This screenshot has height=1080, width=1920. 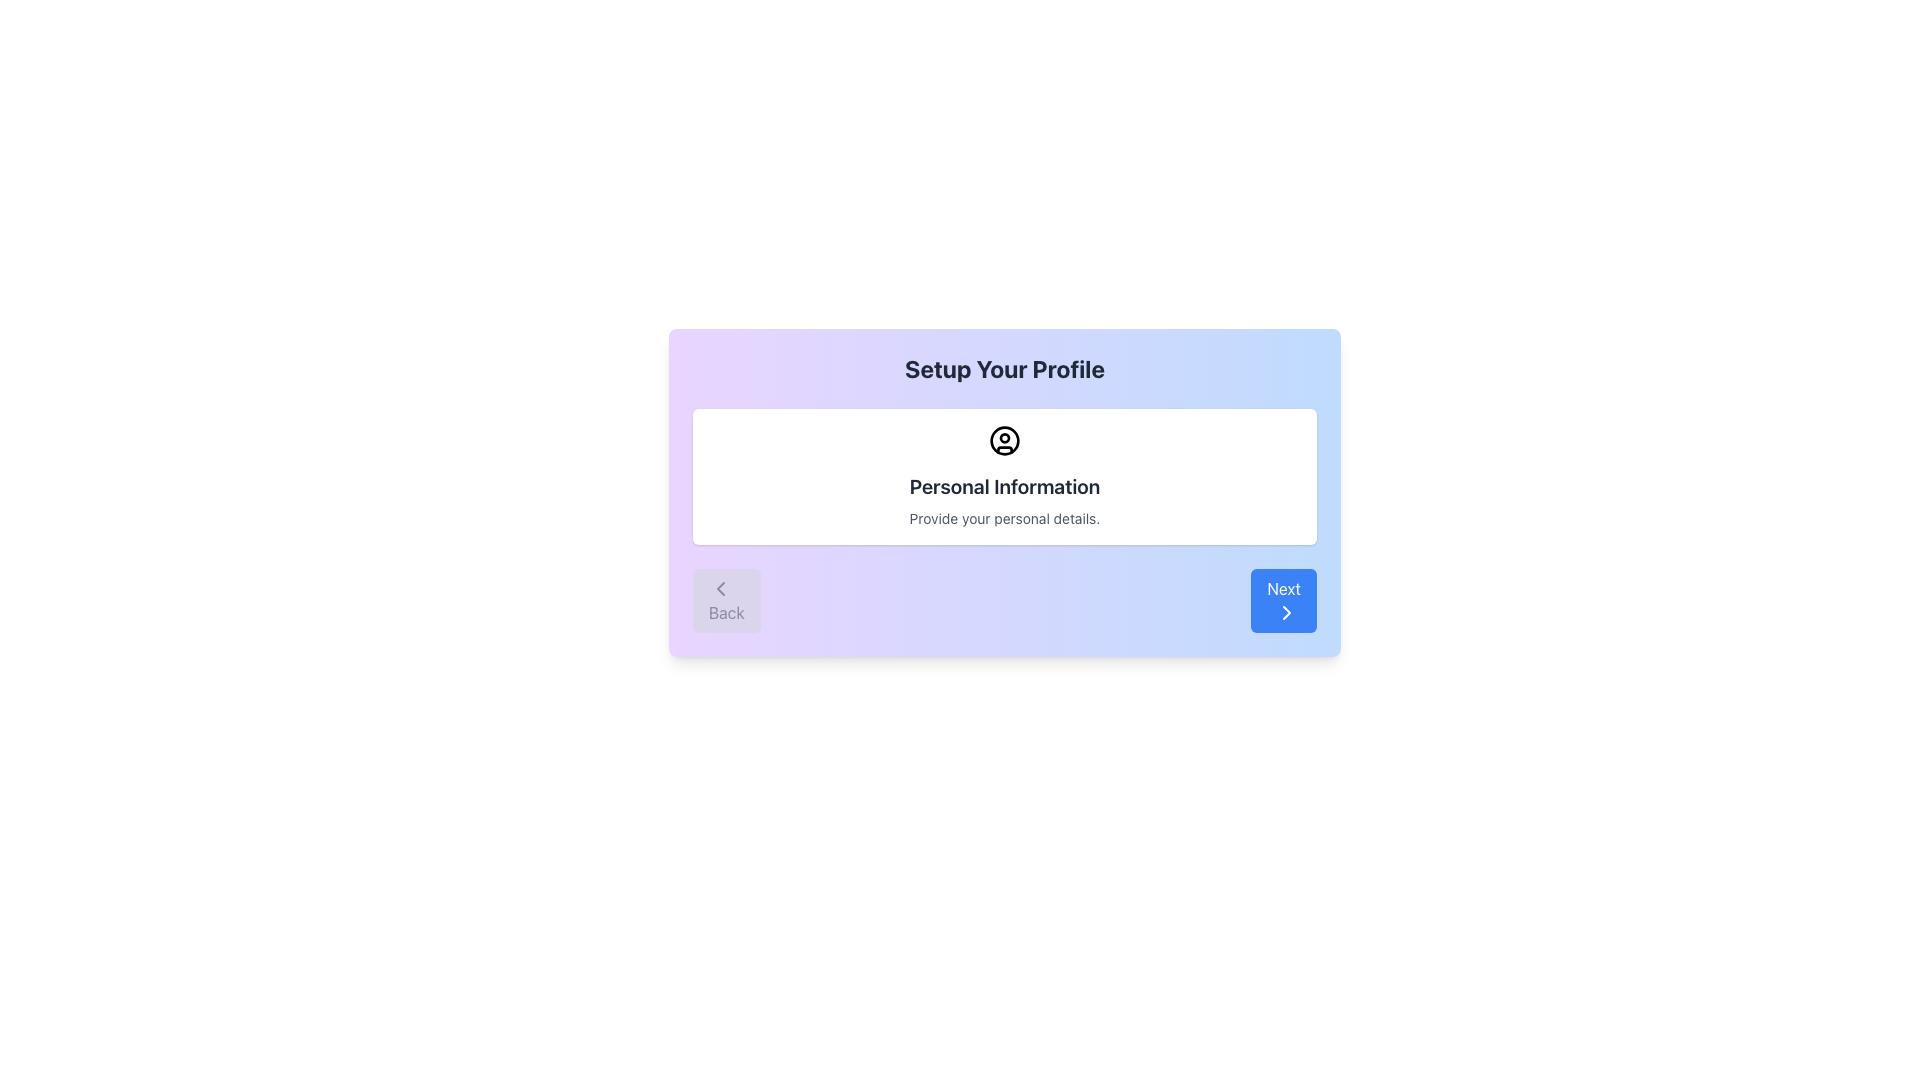 I want to click on the 'Next' button located in the bottom right corner of the card interface, so click(x=1284, y=600).